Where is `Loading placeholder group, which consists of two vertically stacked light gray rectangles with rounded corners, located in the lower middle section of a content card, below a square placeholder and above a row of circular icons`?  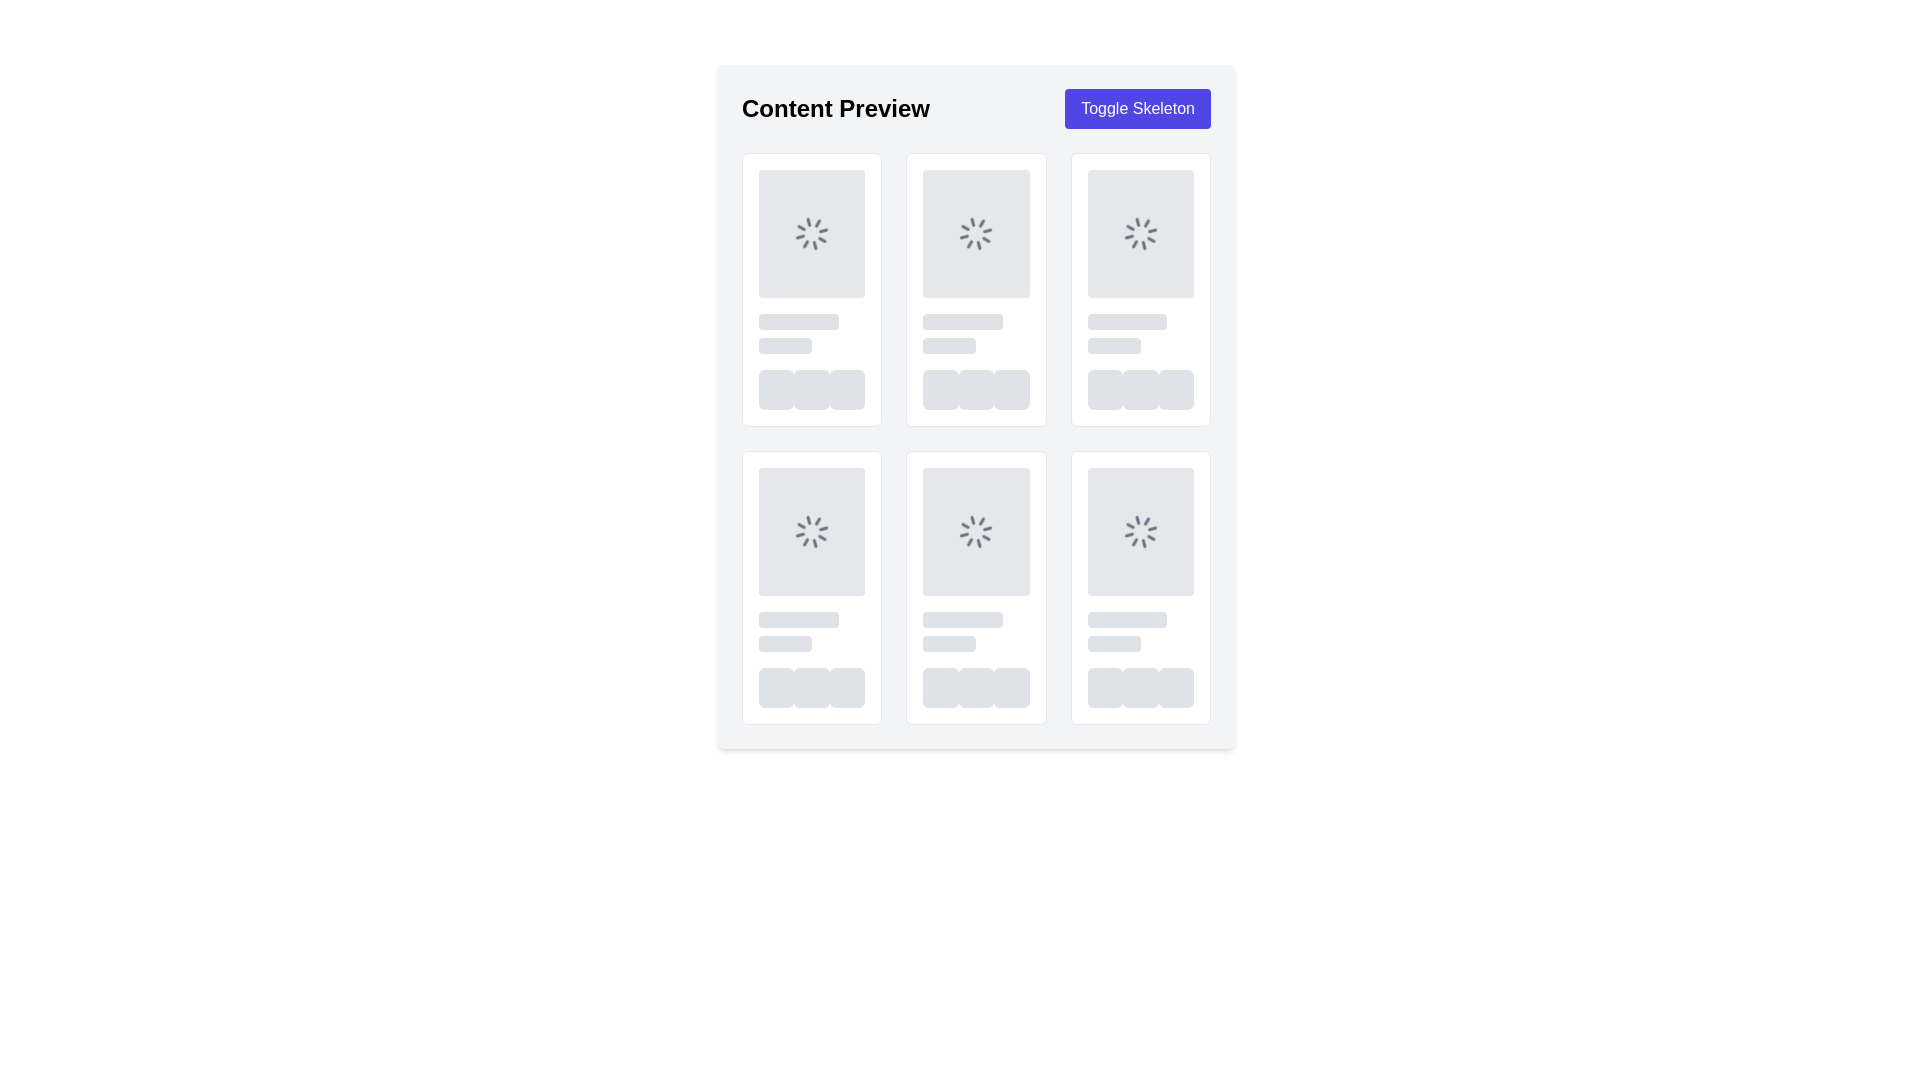 Loading placeholder group, which consists of two vertically stacked light gray rectangles with rounded corners, located in the lower middle section of a content card, below a square placeholder and above a row of circular icons is located at coordinates (812, 333).